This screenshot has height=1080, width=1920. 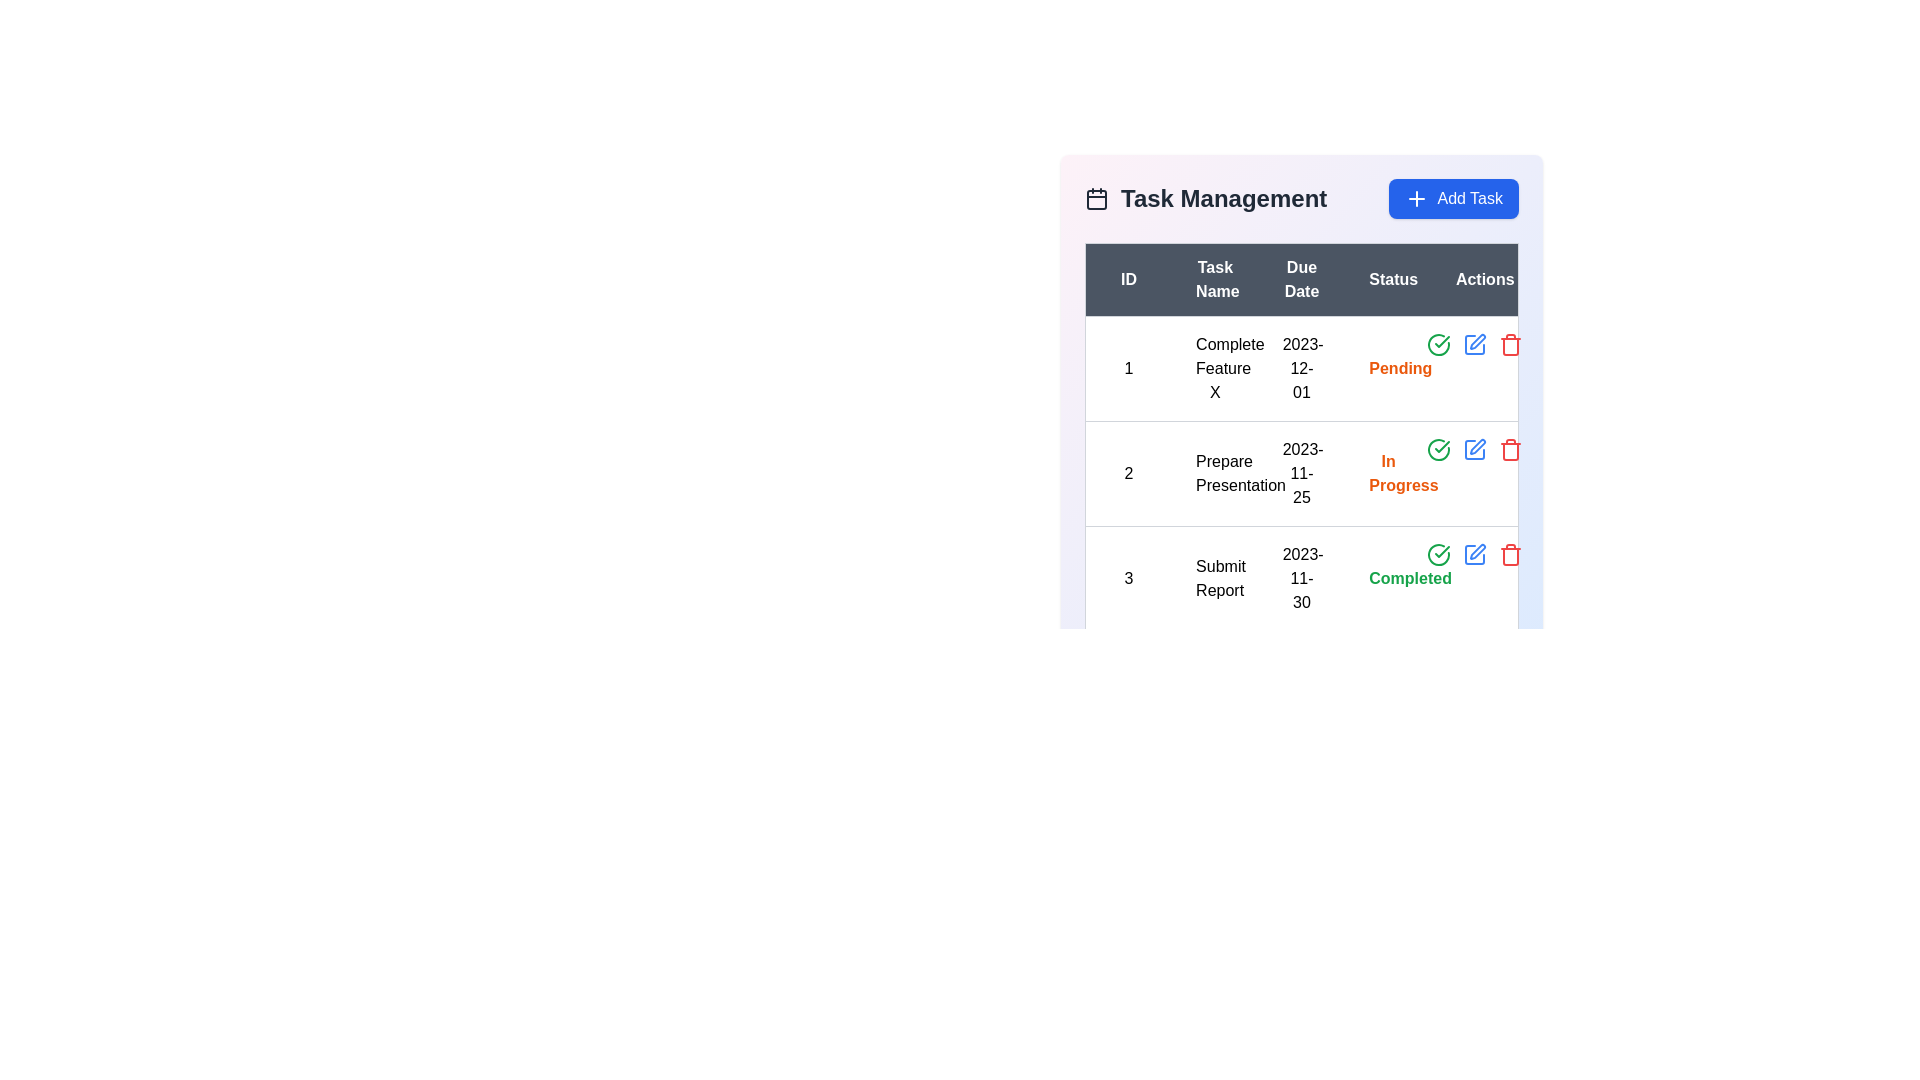 I want to click on the 'Due Date' header cell in the task management table, which is the third header cell located in the upper region of the table, so click(x=1301, y=280).